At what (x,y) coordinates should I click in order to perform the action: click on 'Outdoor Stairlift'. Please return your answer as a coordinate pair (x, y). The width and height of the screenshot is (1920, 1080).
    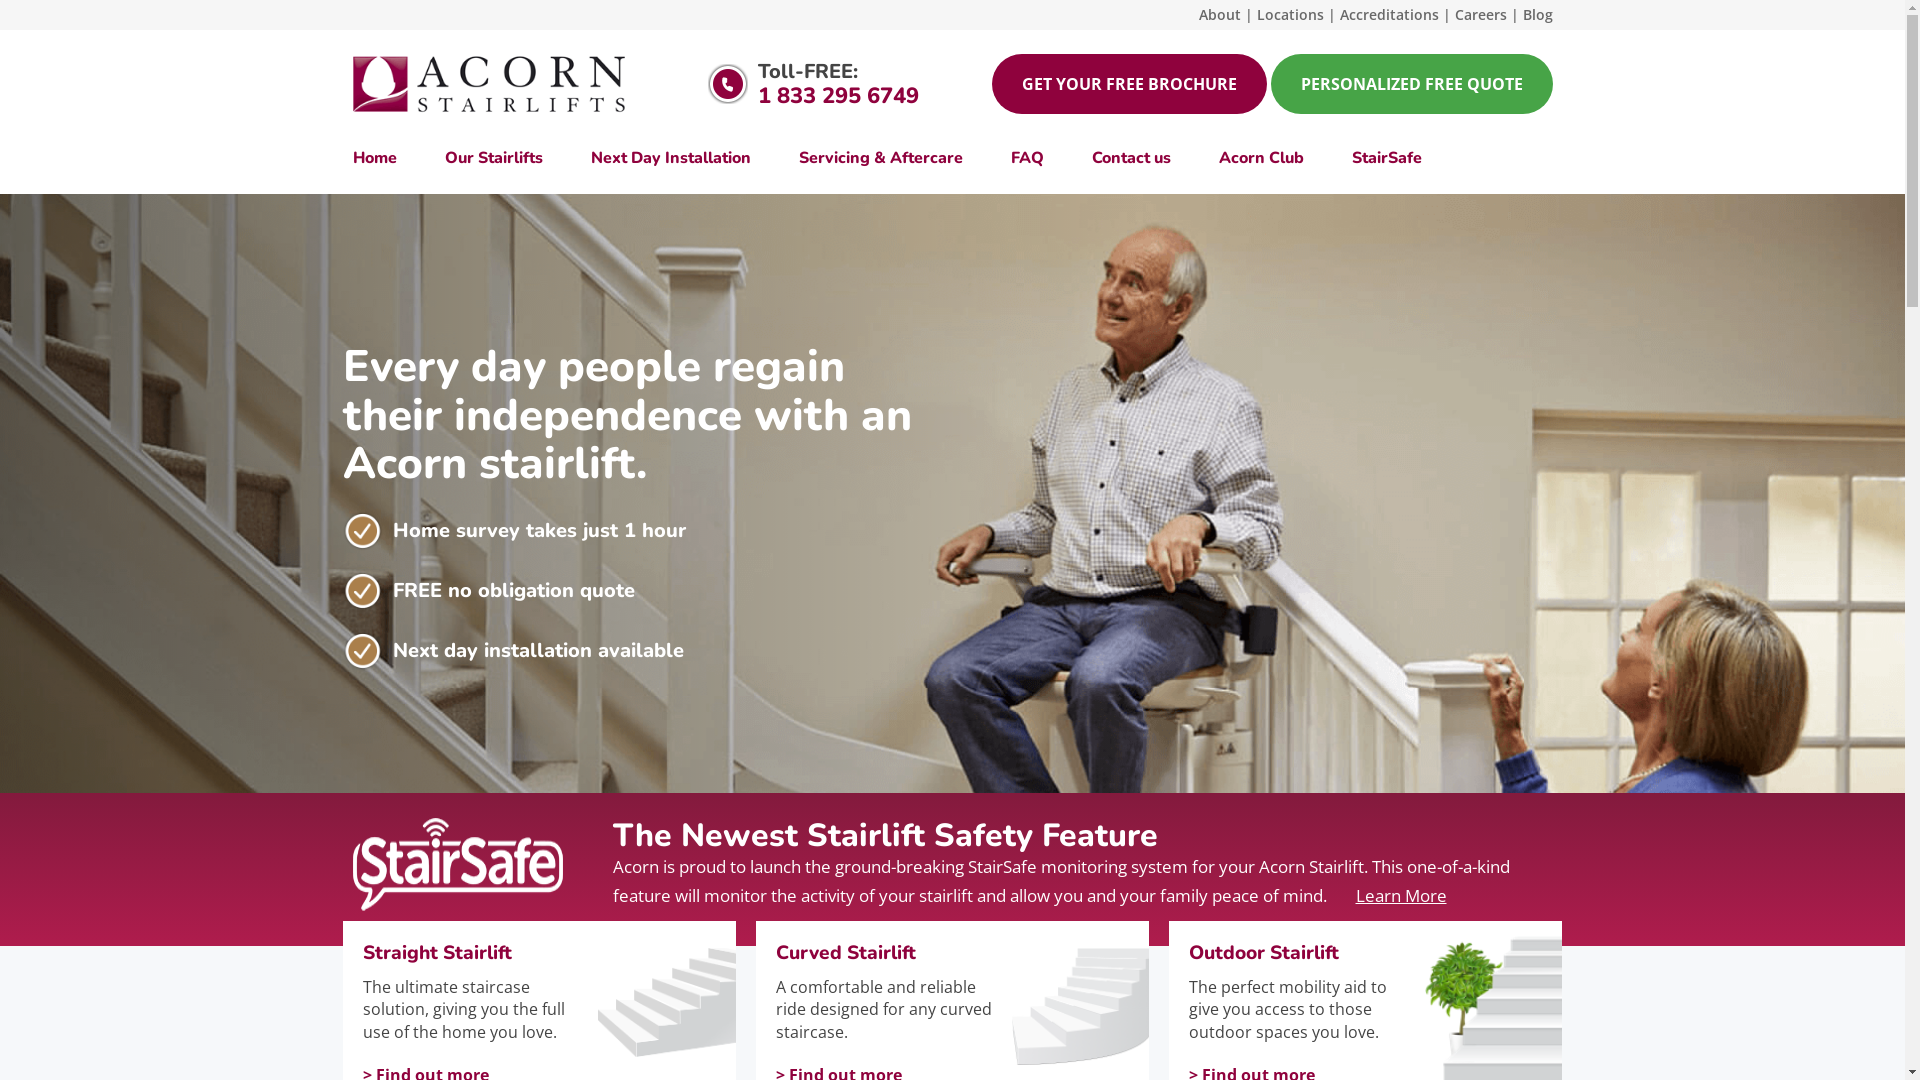
    Looking at the image, I should click on (1303, 952).